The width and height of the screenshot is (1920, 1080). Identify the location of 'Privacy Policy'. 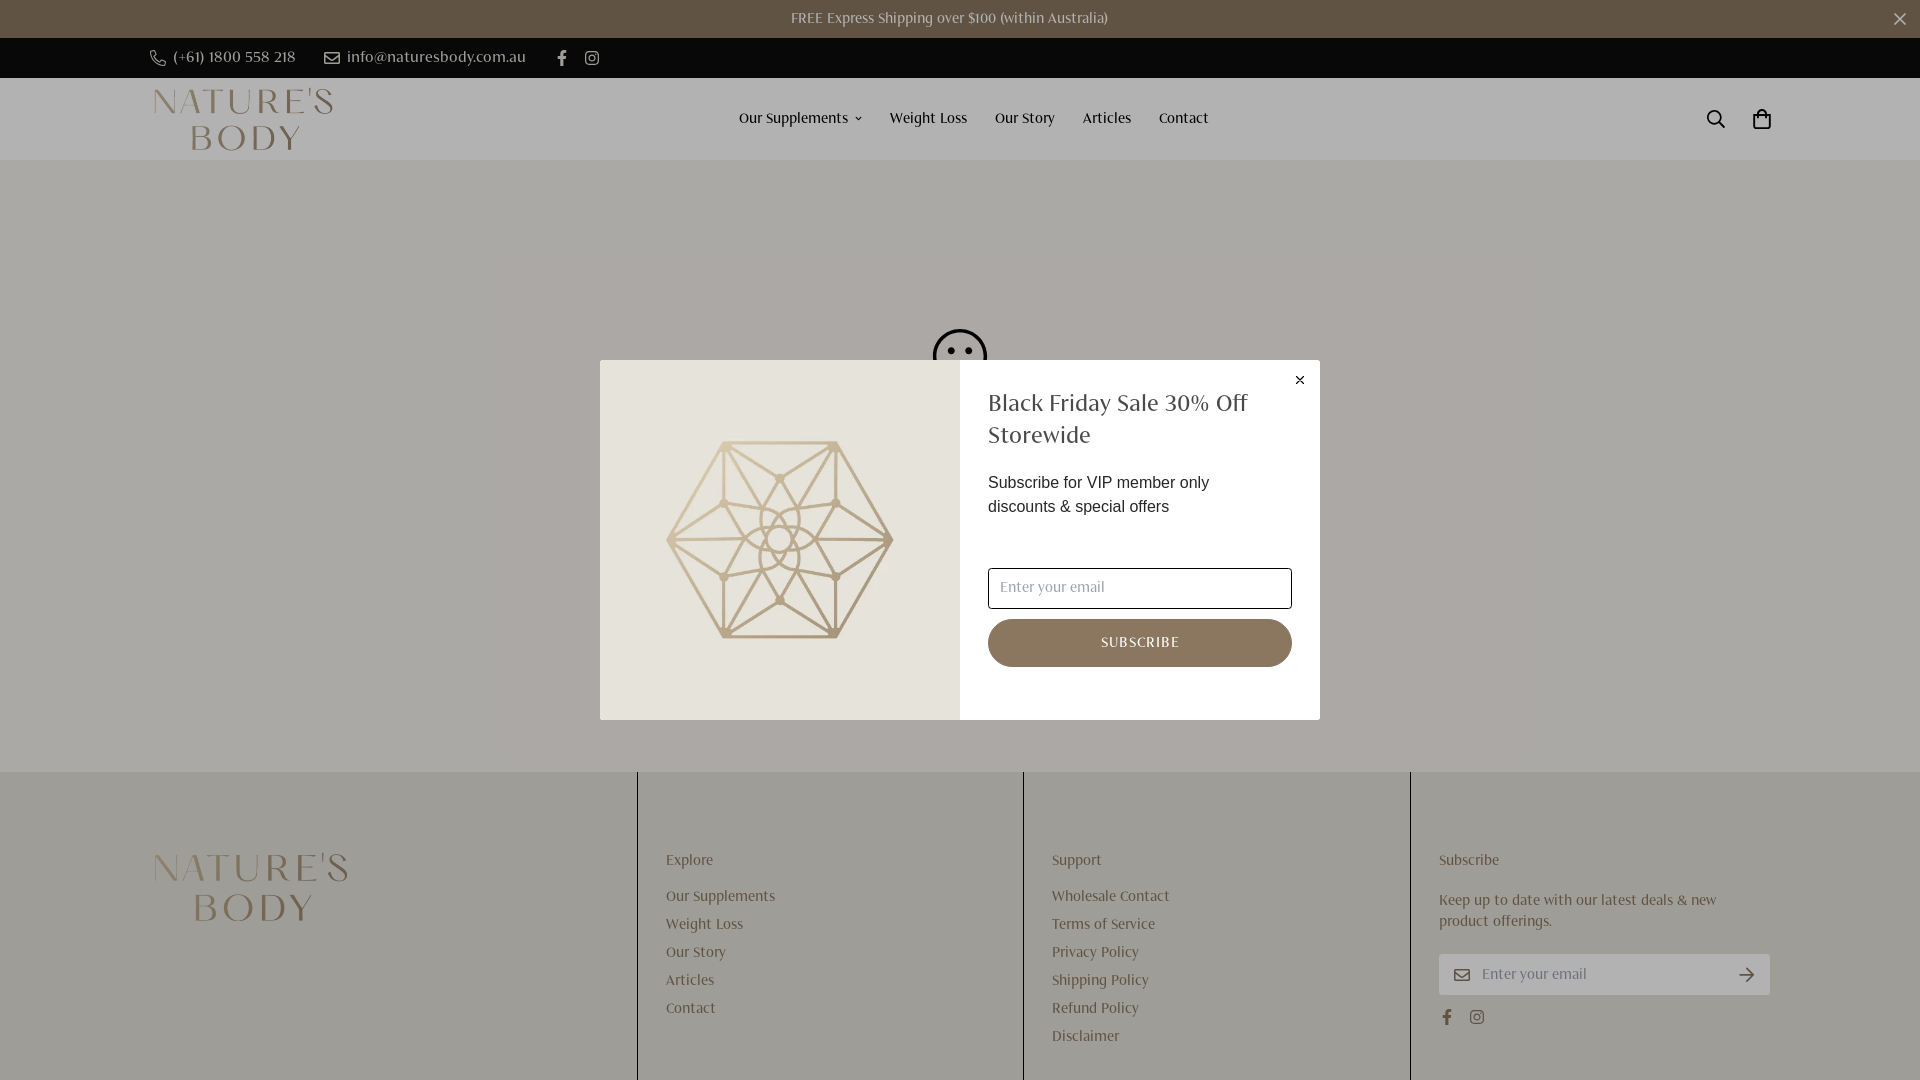
(1050, 951).